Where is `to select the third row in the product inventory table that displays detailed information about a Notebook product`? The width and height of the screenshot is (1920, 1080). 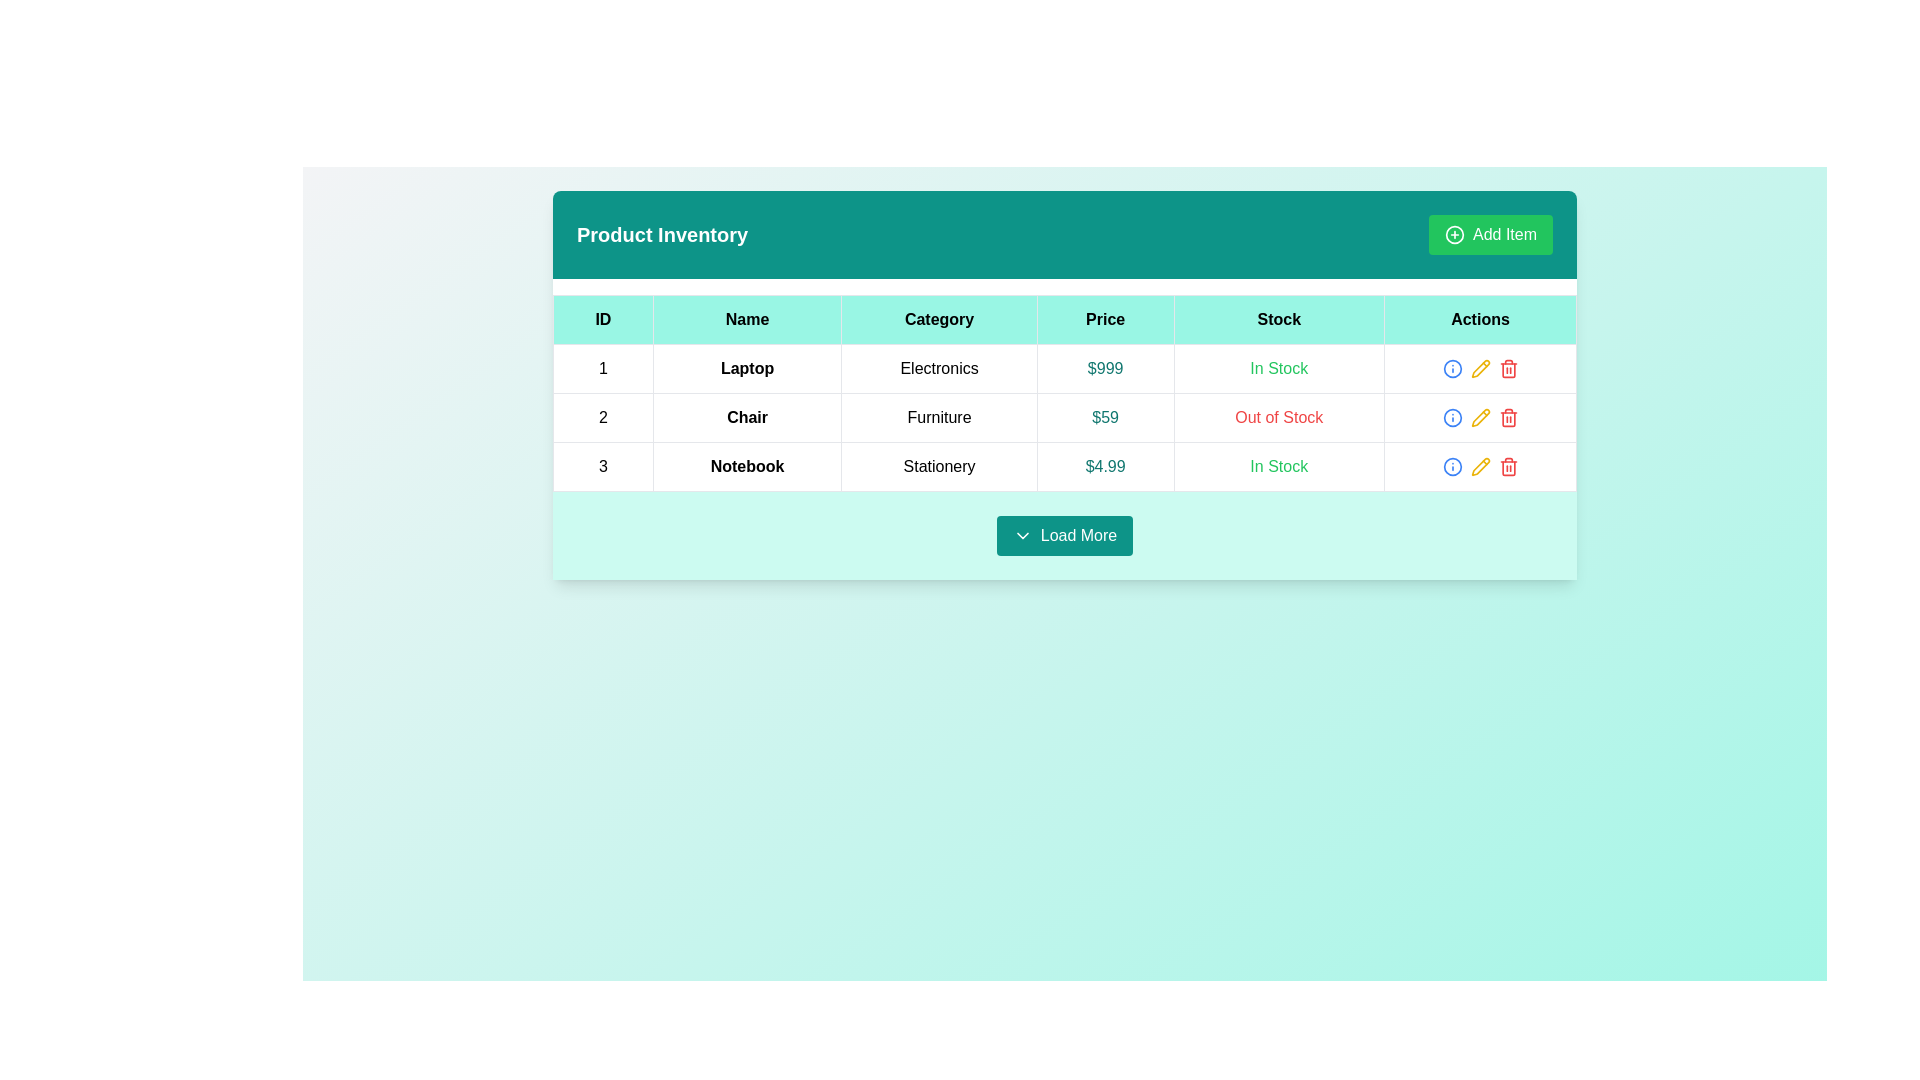 to select the third row in the product inventory table that displays detailed information about a Notebook product is located at coordinates (1064, 466).